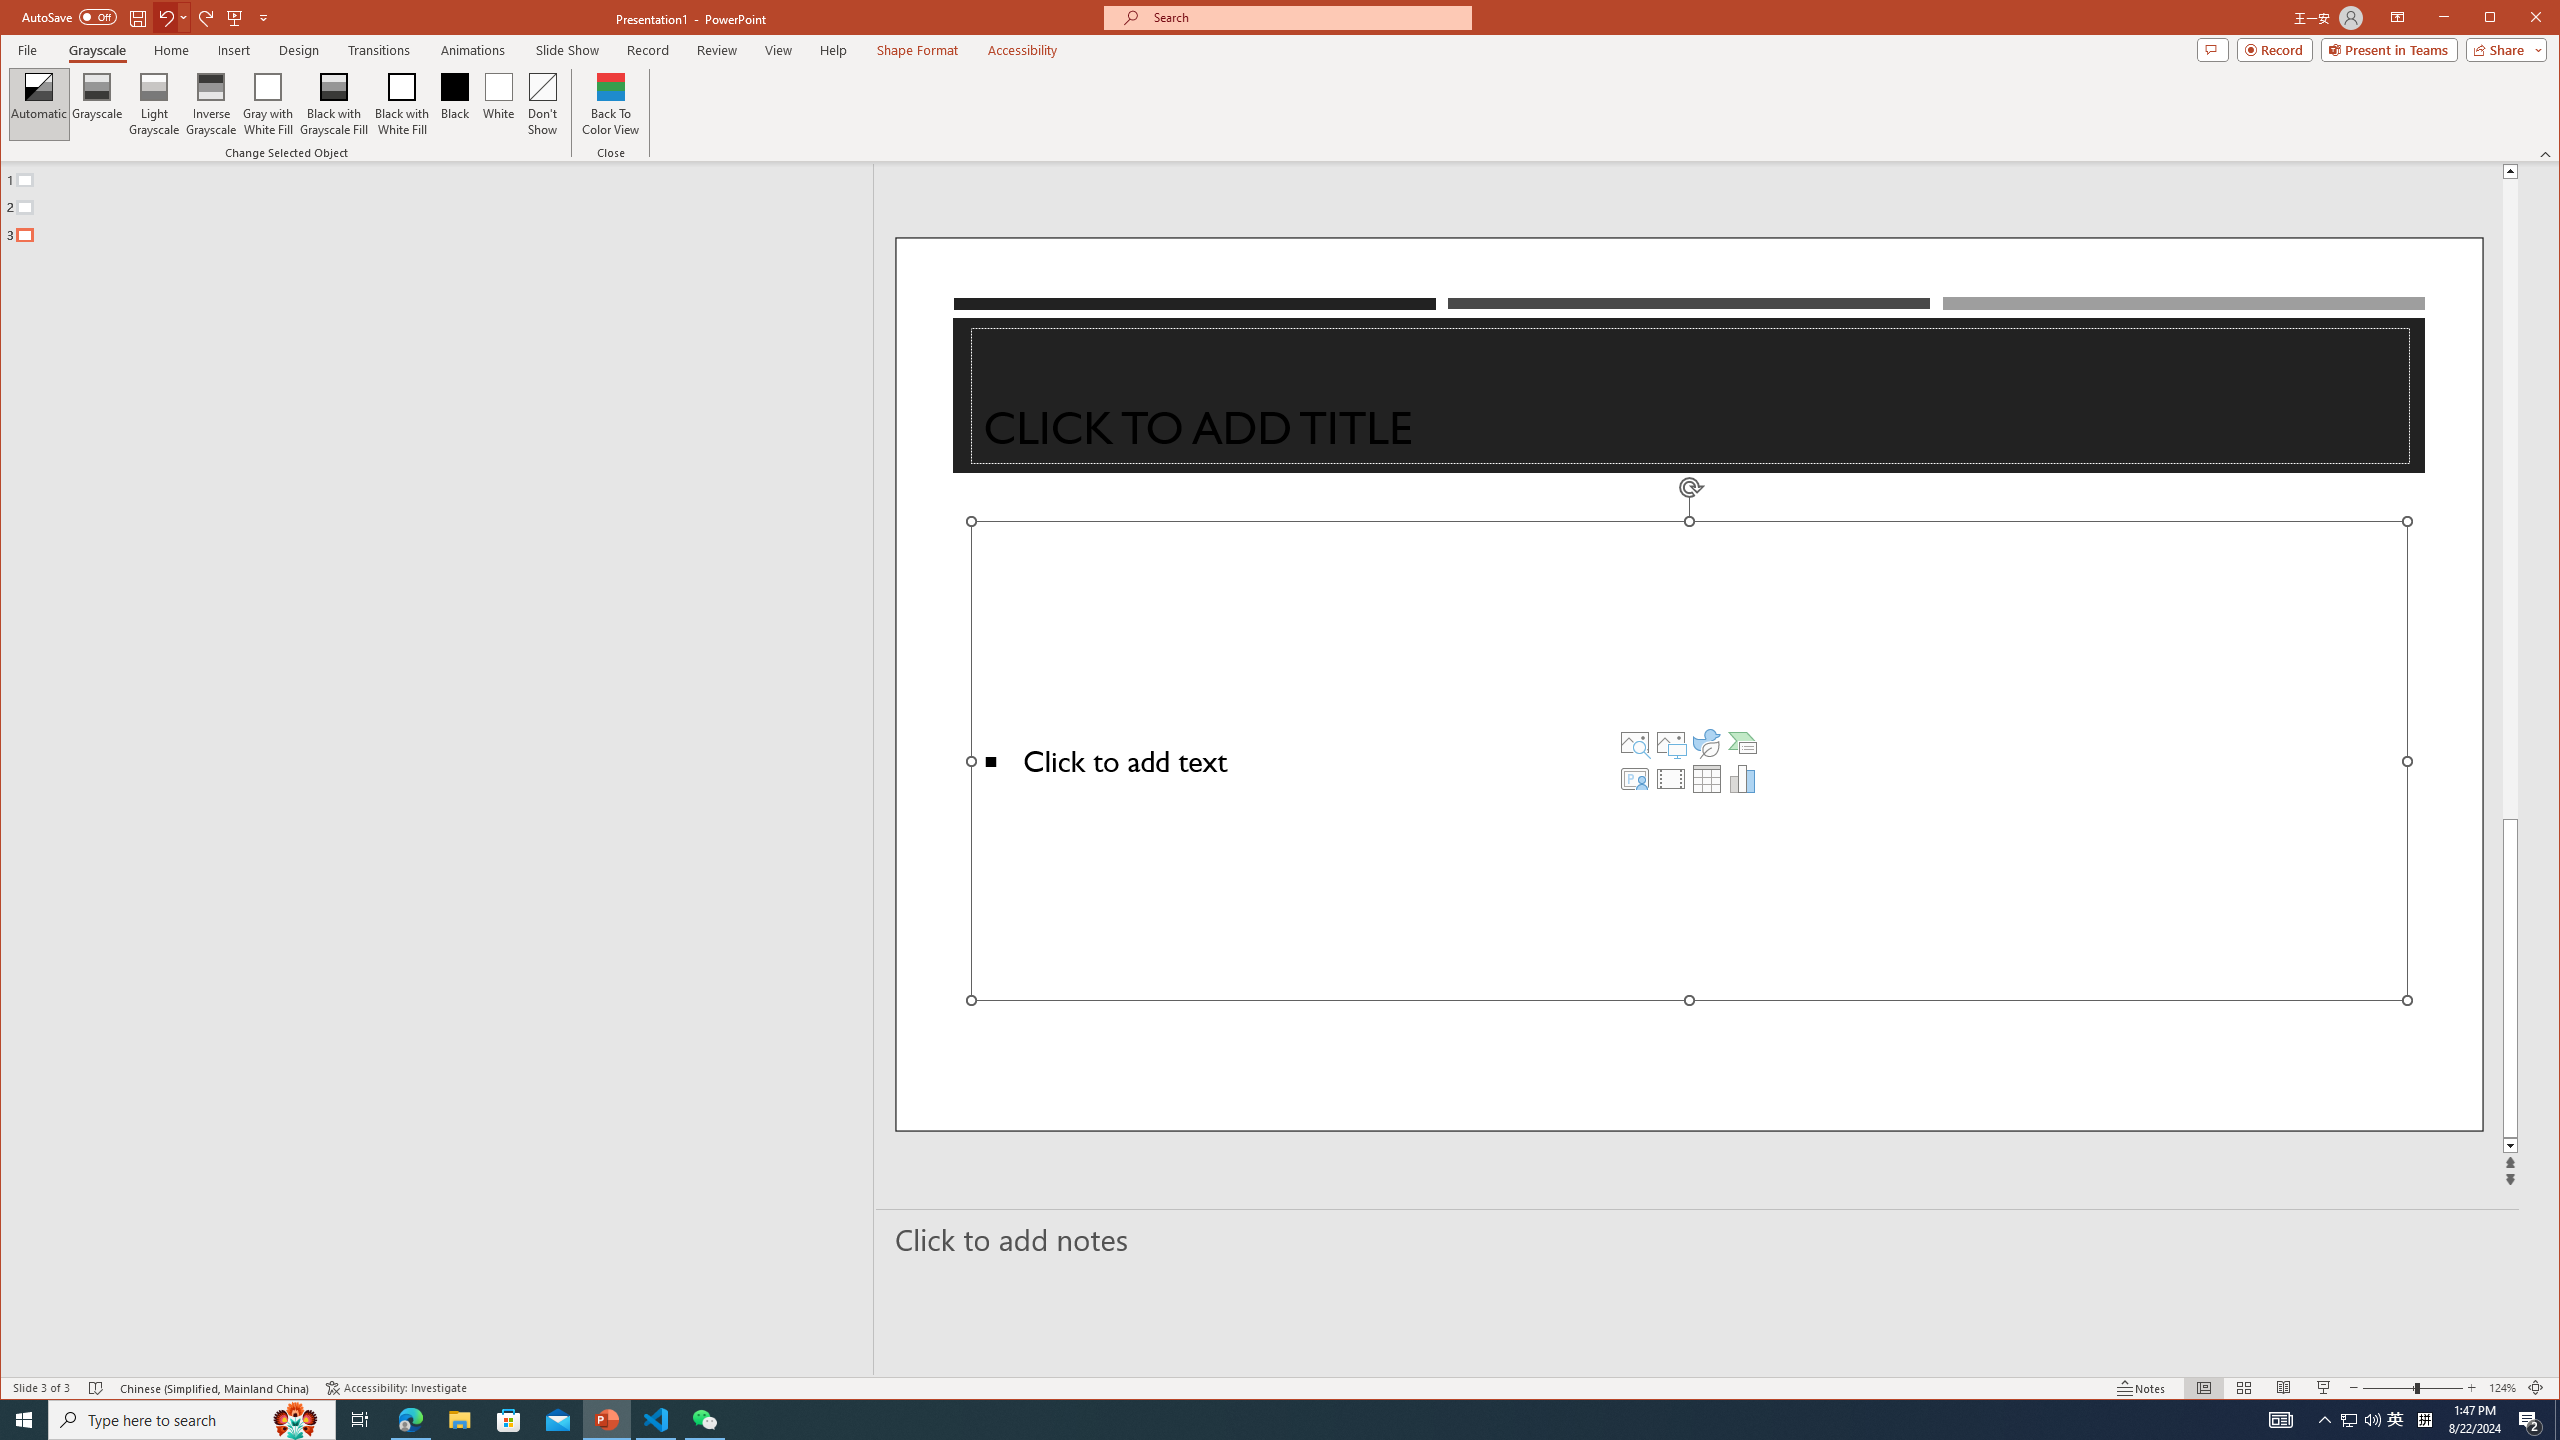 The image size is (2560, 1440). Describe the element at coordinates (542, 103) in the screenshot. I see `'Don'` at that location.